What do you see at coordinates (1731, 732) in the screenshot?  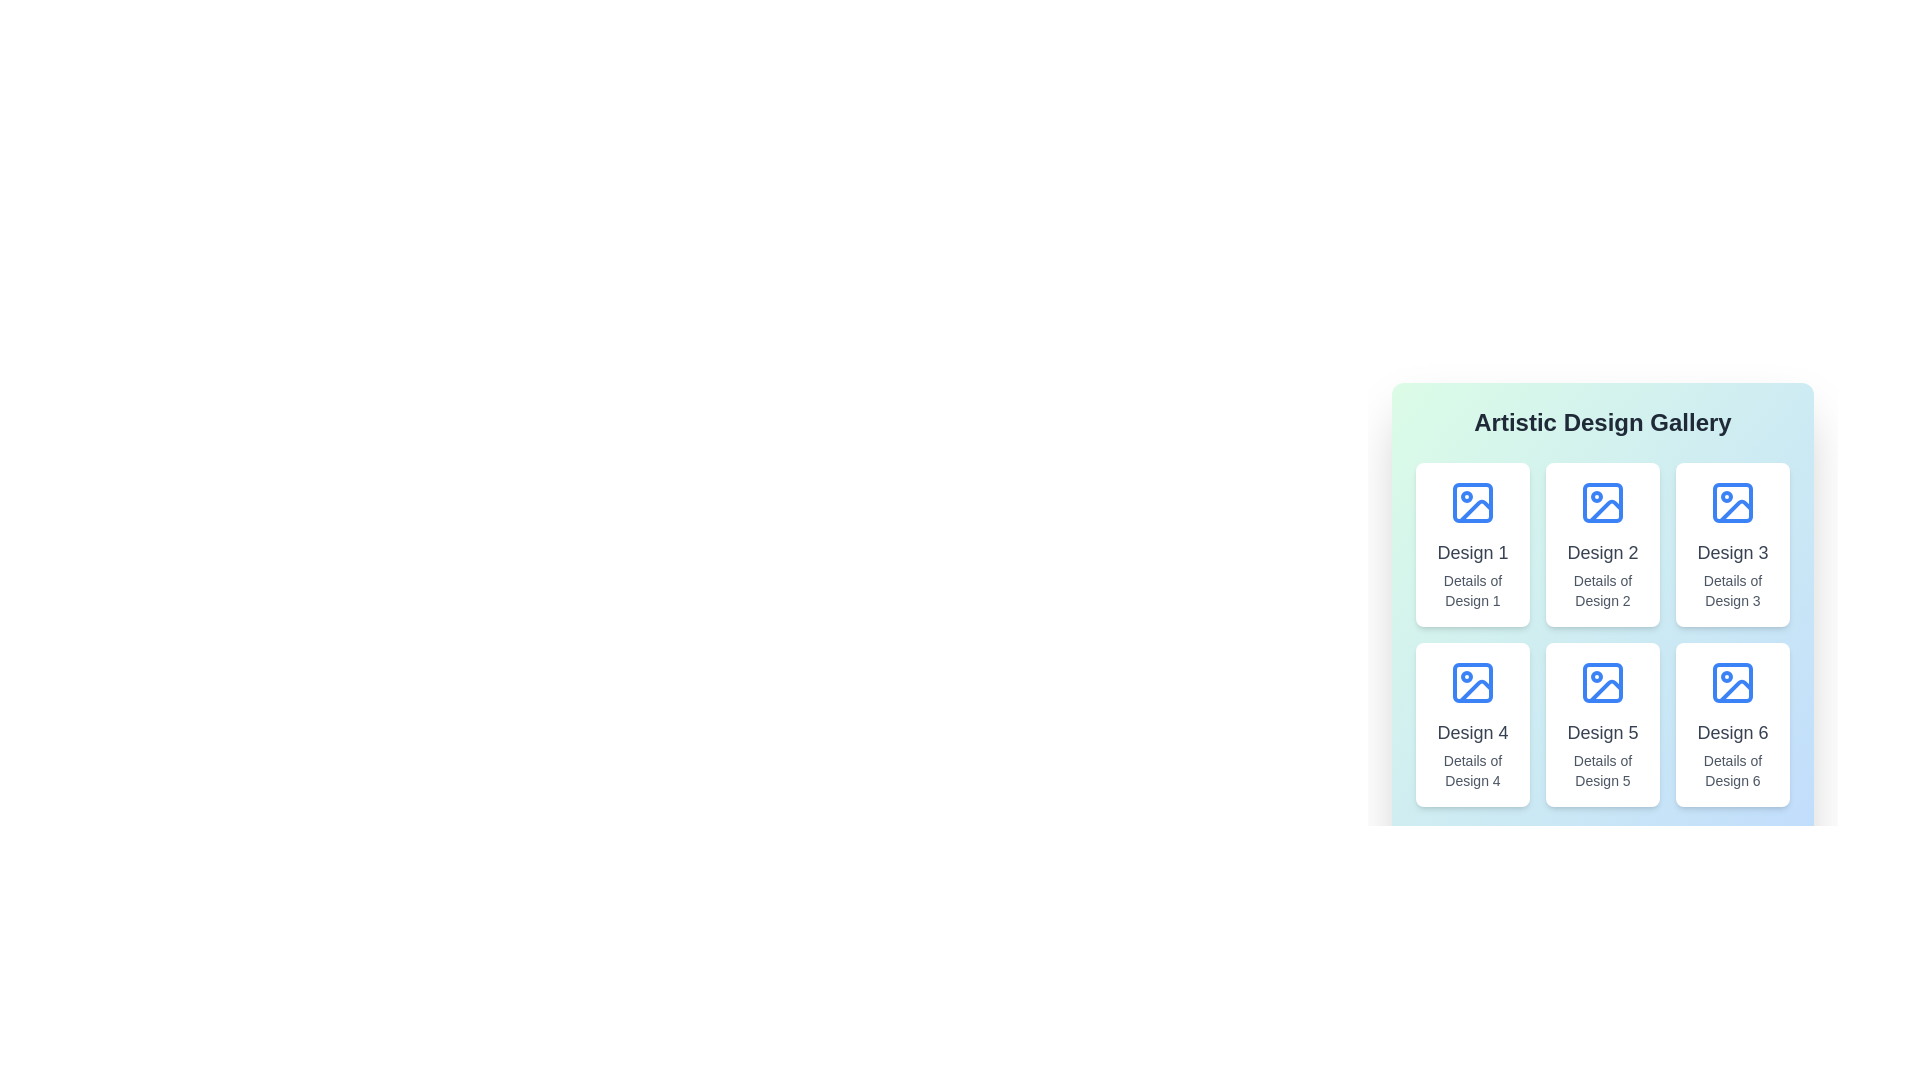 I see `the Text Label that serves as a title or heading for the design card in the bottom row of a 3x2 grid, located in the rightmost column` at bounding box center [1731, 732].